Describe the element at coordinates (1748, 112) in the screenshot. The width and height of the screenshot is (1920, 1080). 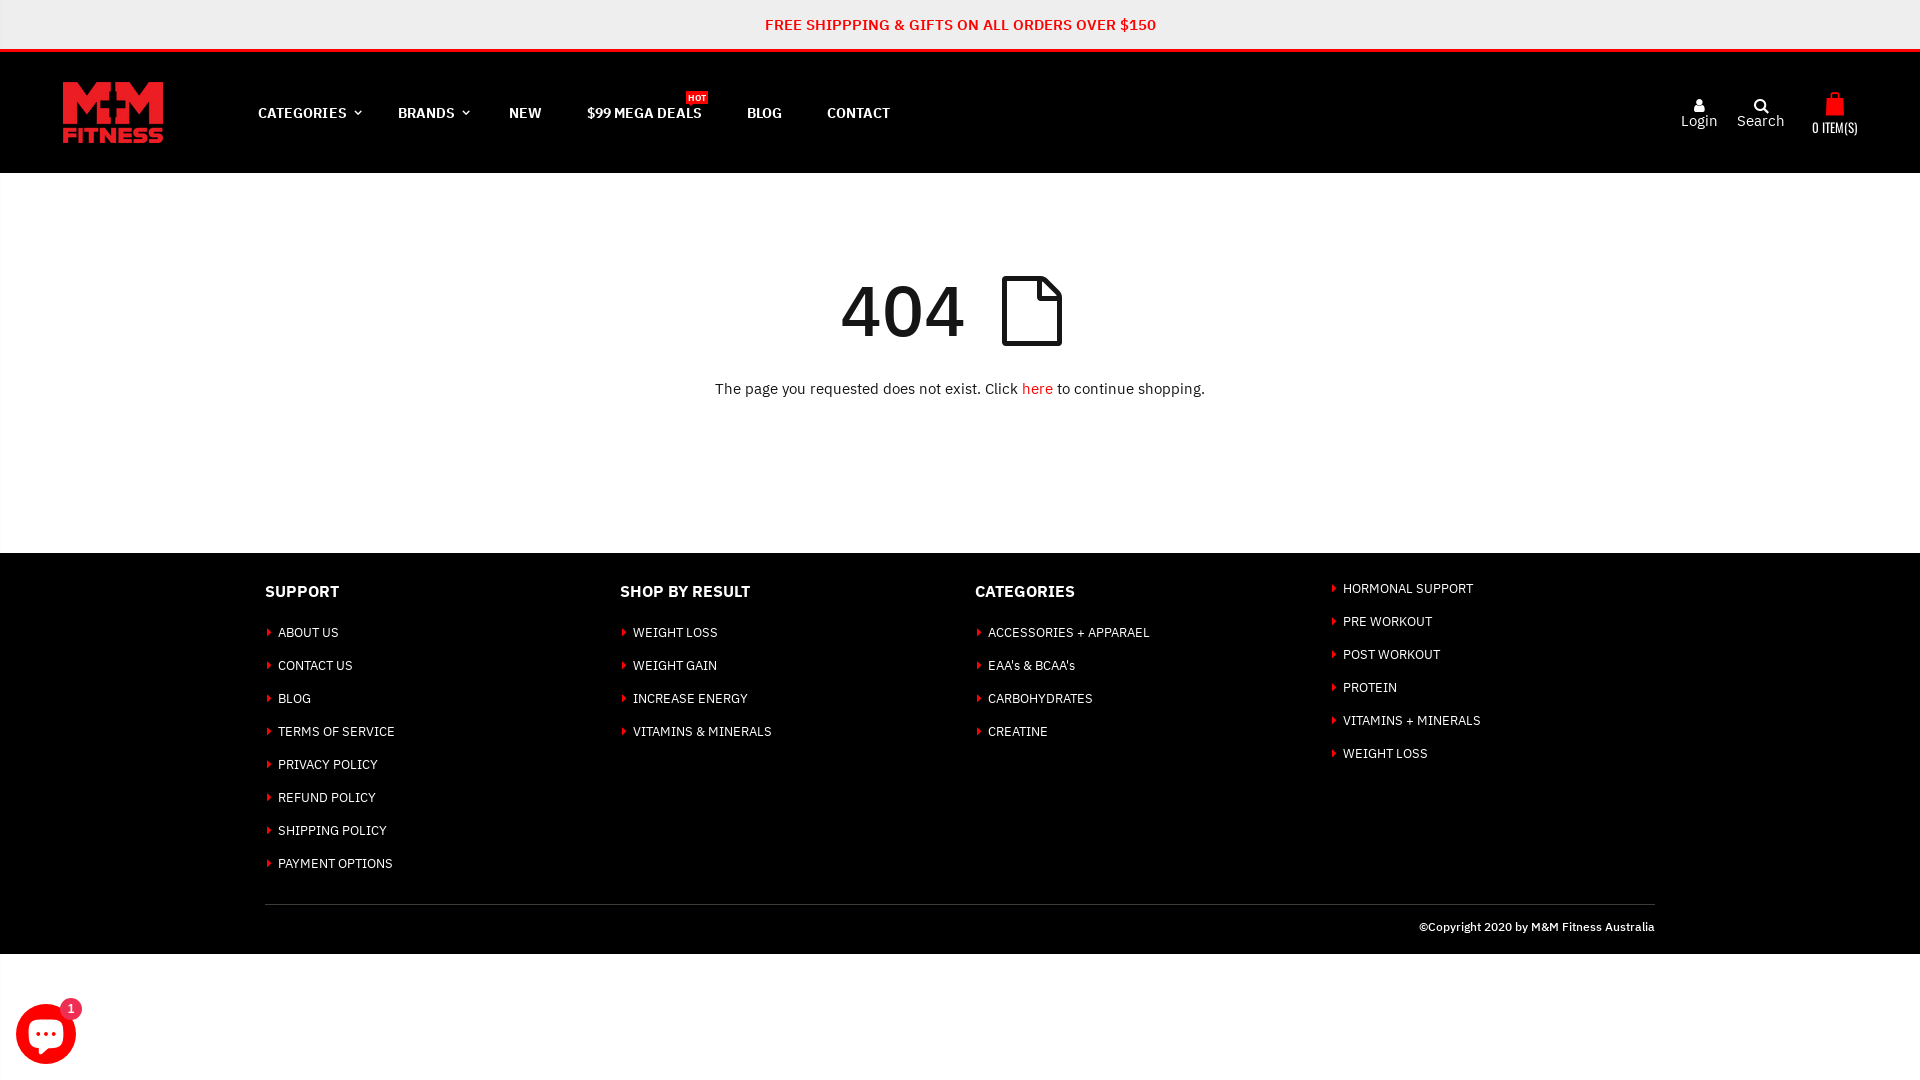
I see `'Search'` at that location.